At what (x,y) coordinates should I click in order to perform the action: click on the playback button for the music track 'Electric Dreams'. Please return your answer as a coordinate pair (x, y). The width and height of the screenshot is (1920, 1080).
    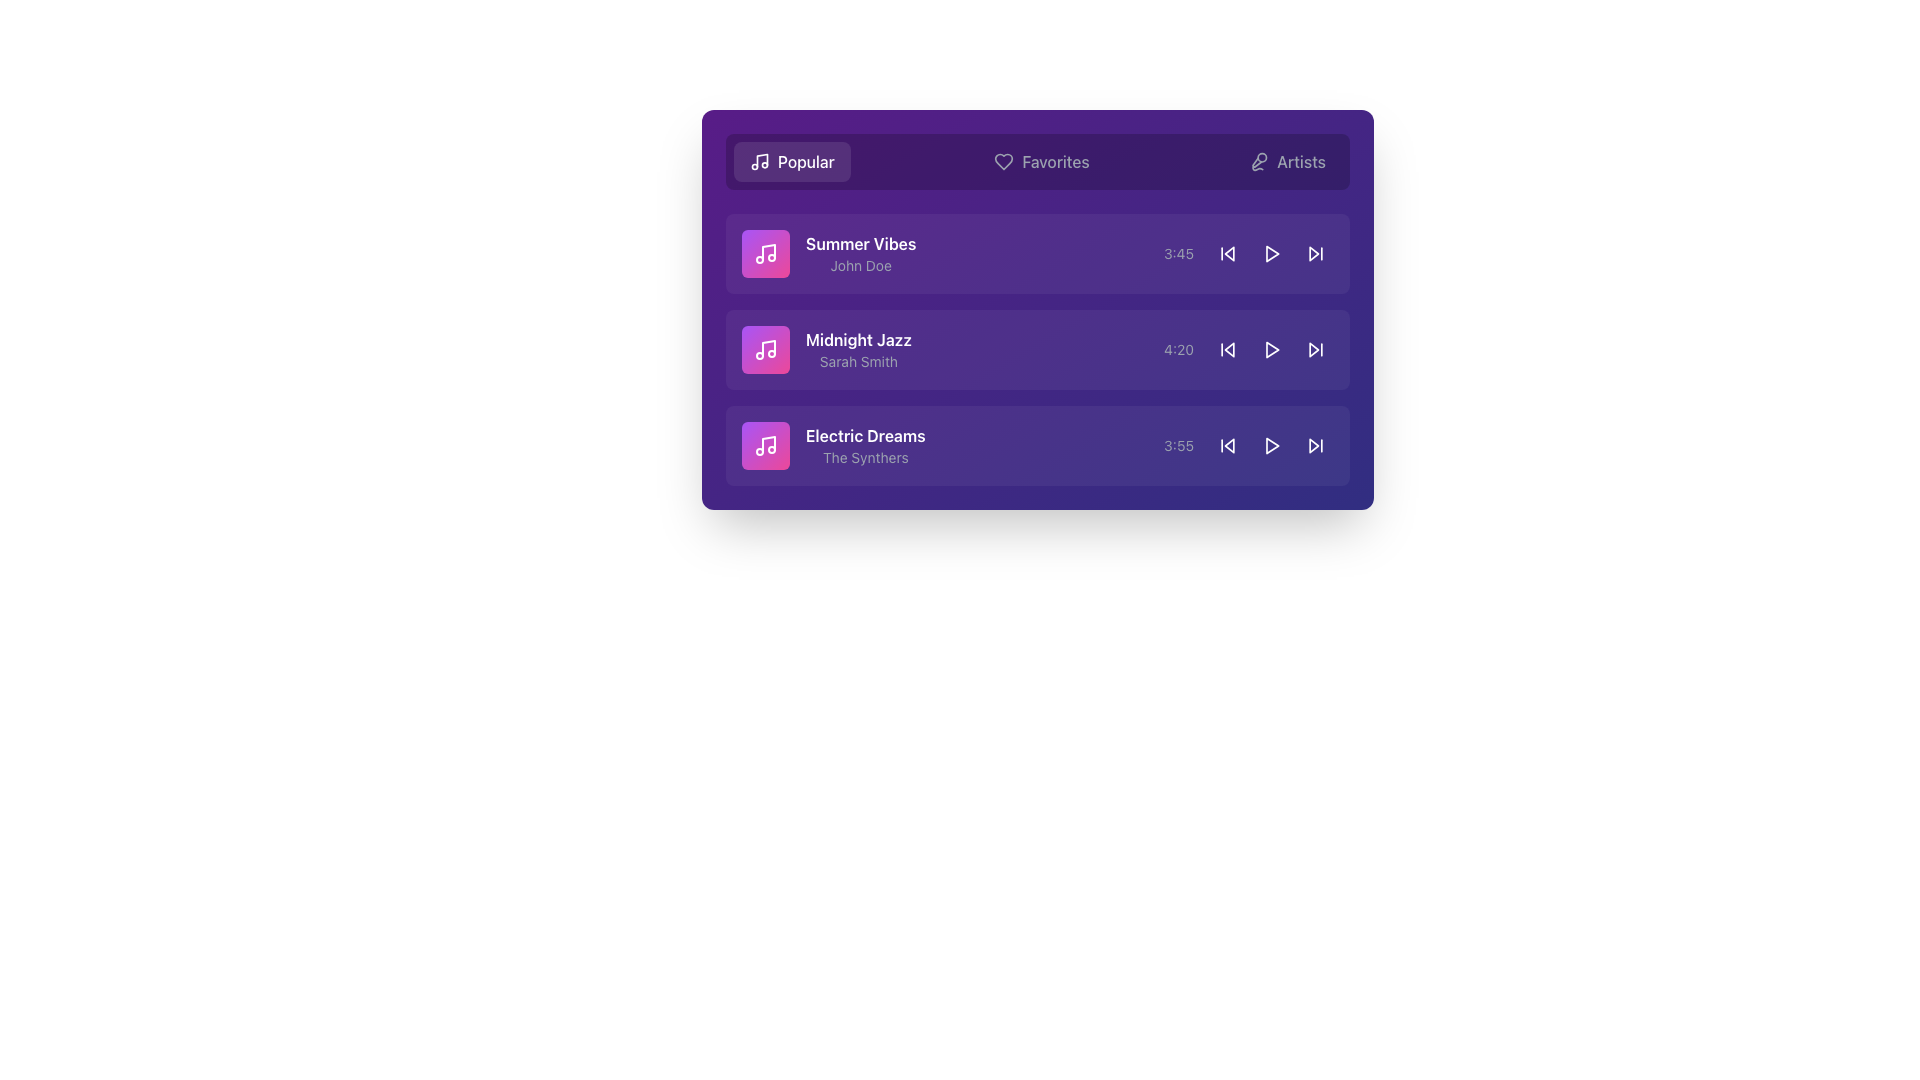
    Looking at the image, I should click on (1271, 445).